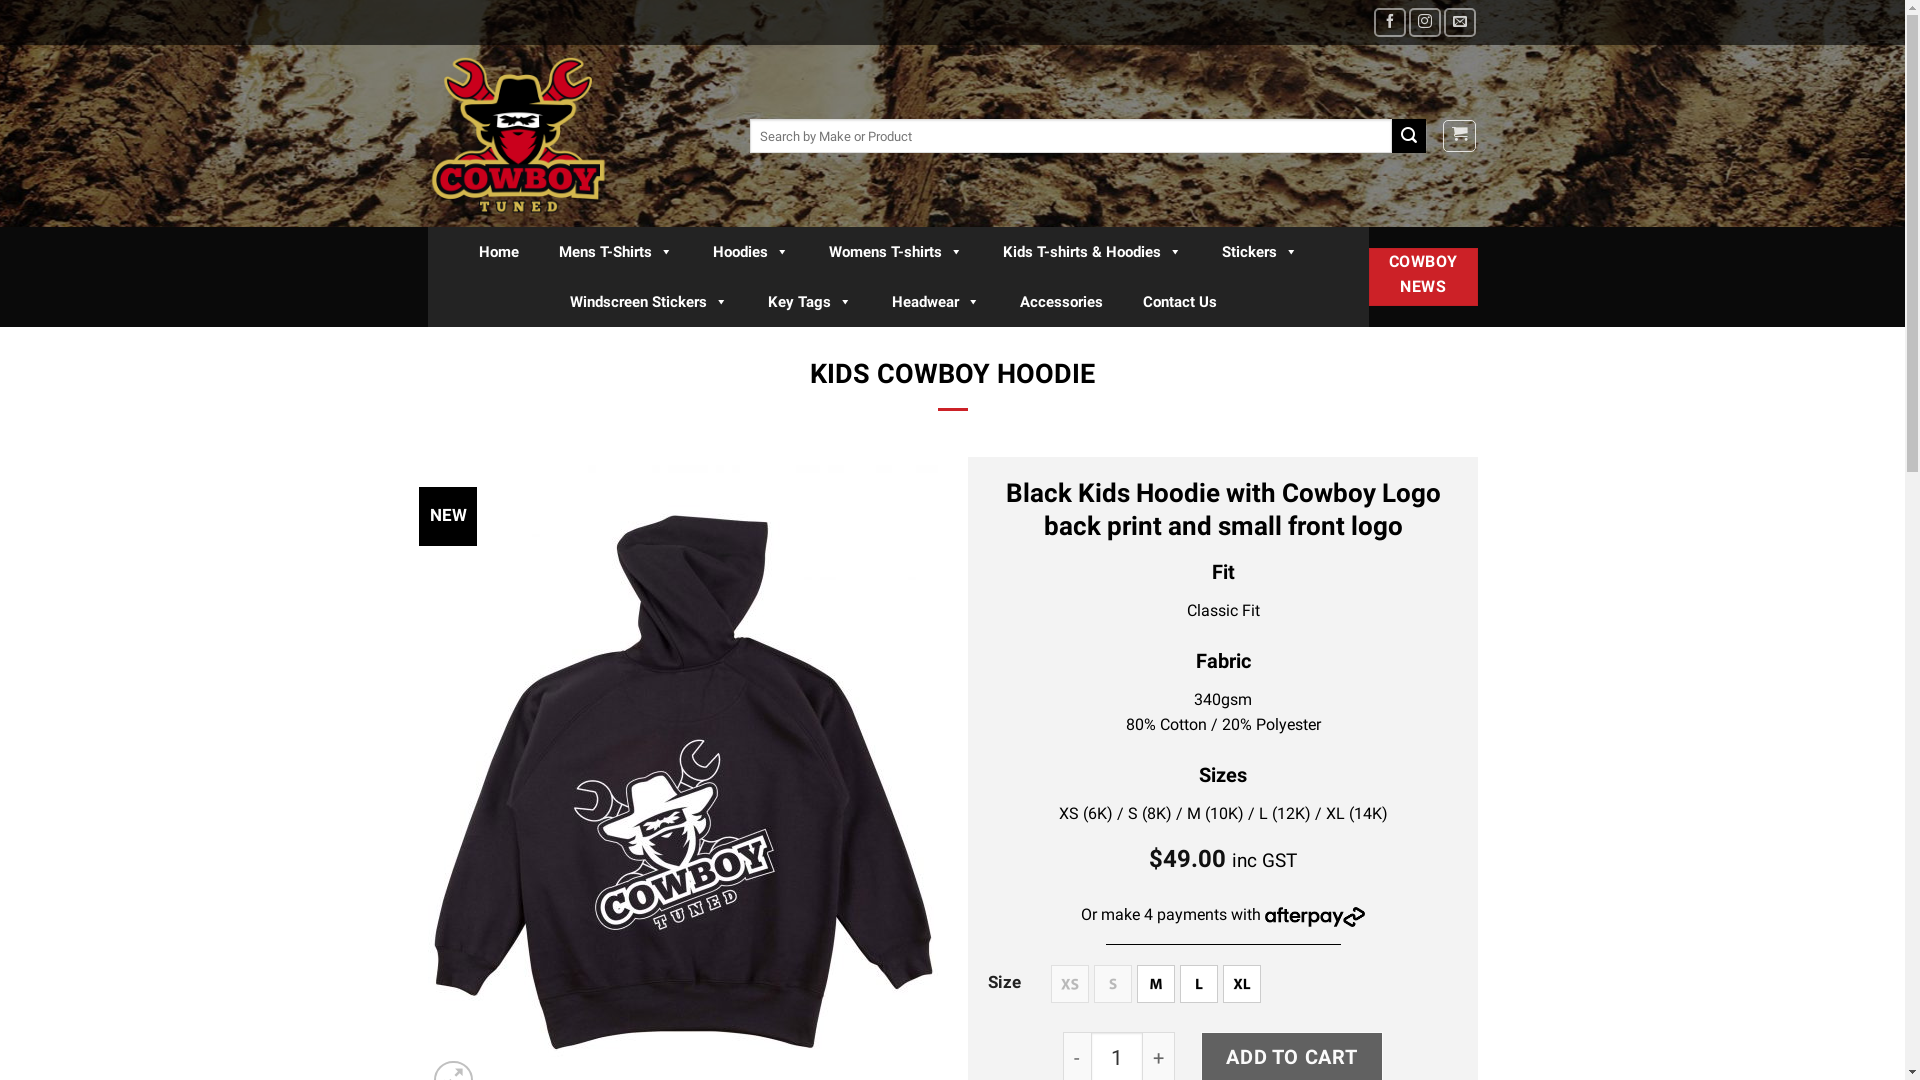  What do you see at coordinates (1389, 22) in the screenshot?
I see `'Follow on Facebook'` at bounding box center [1389, 22].